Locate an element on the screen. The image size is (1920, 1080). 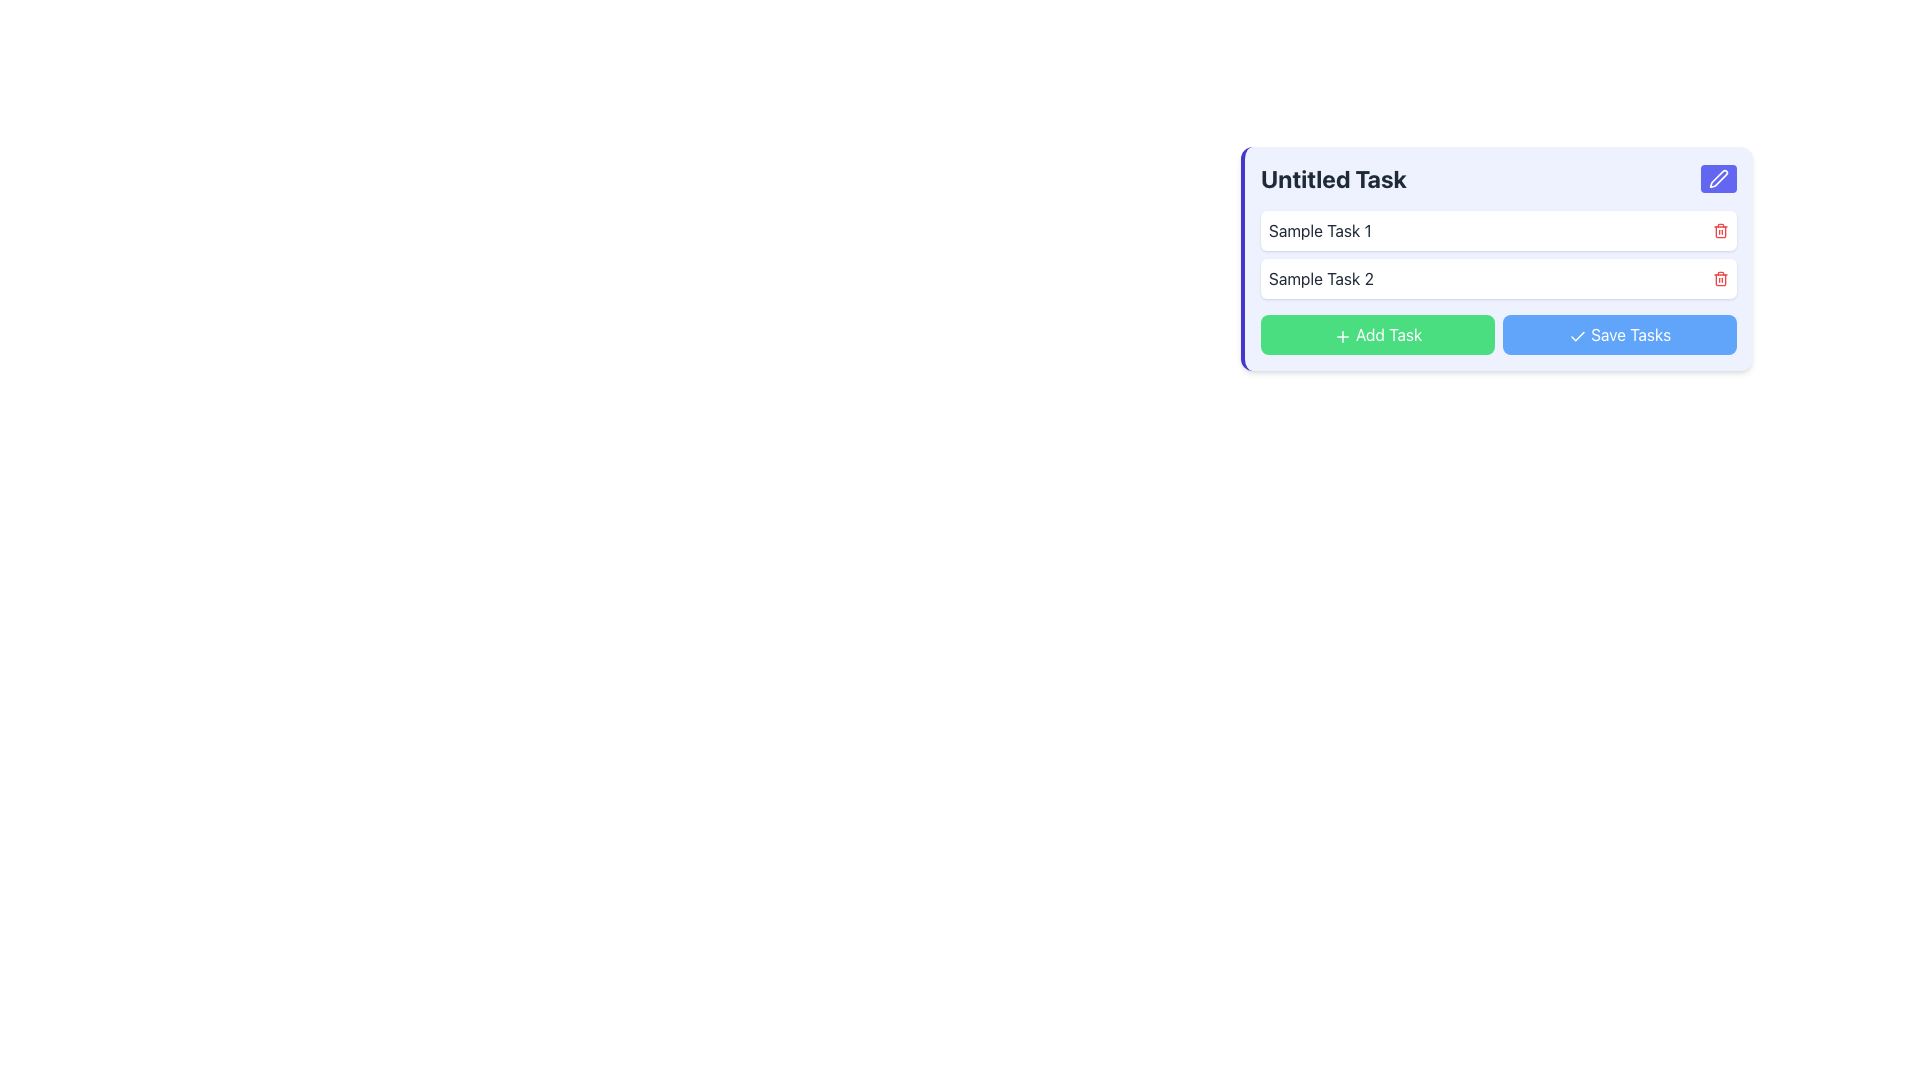
the green button labeled '+ Add Task' is located at coordinates (1376, 334).